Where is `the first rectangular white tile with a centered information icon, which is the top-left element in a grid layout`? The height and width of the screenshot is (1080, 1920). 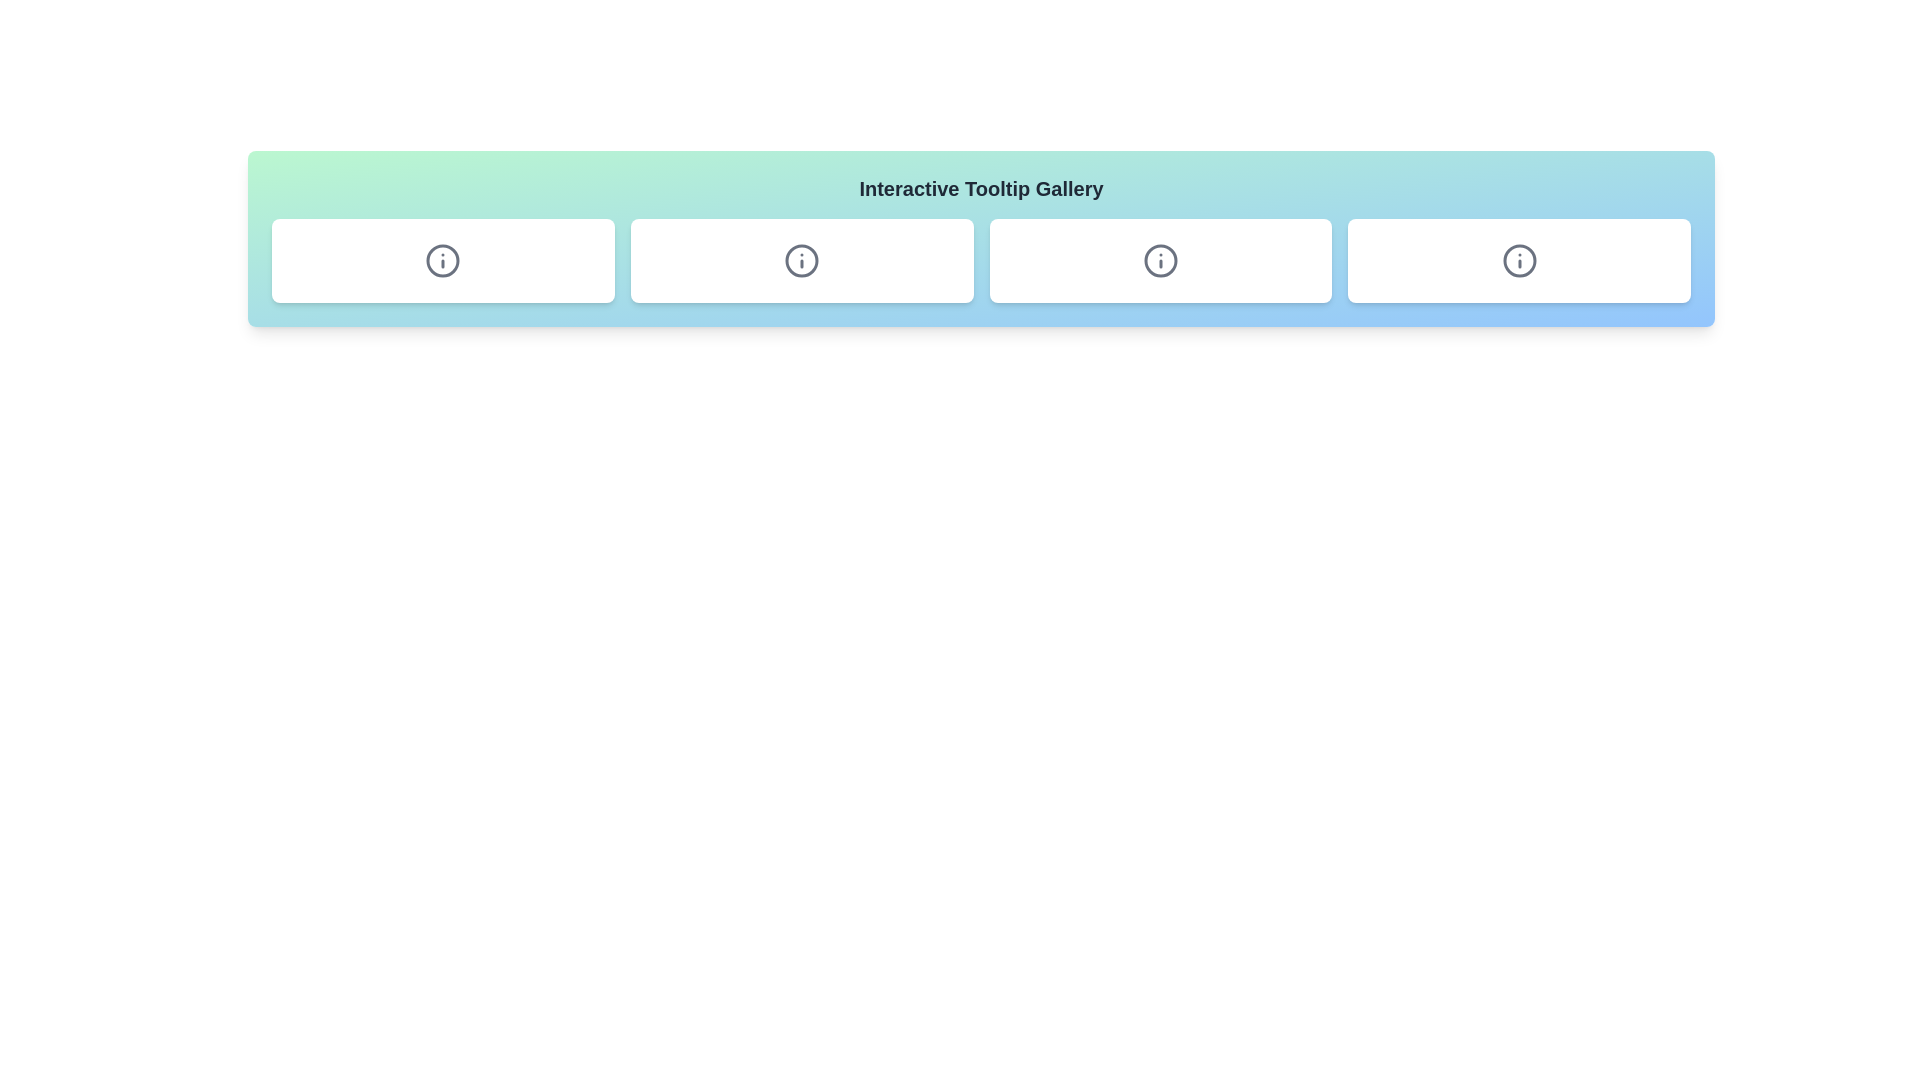 the first rectangular white tile with a centered information icon, which is the top-left element in a grid layout is located at coordinates (442, 260).